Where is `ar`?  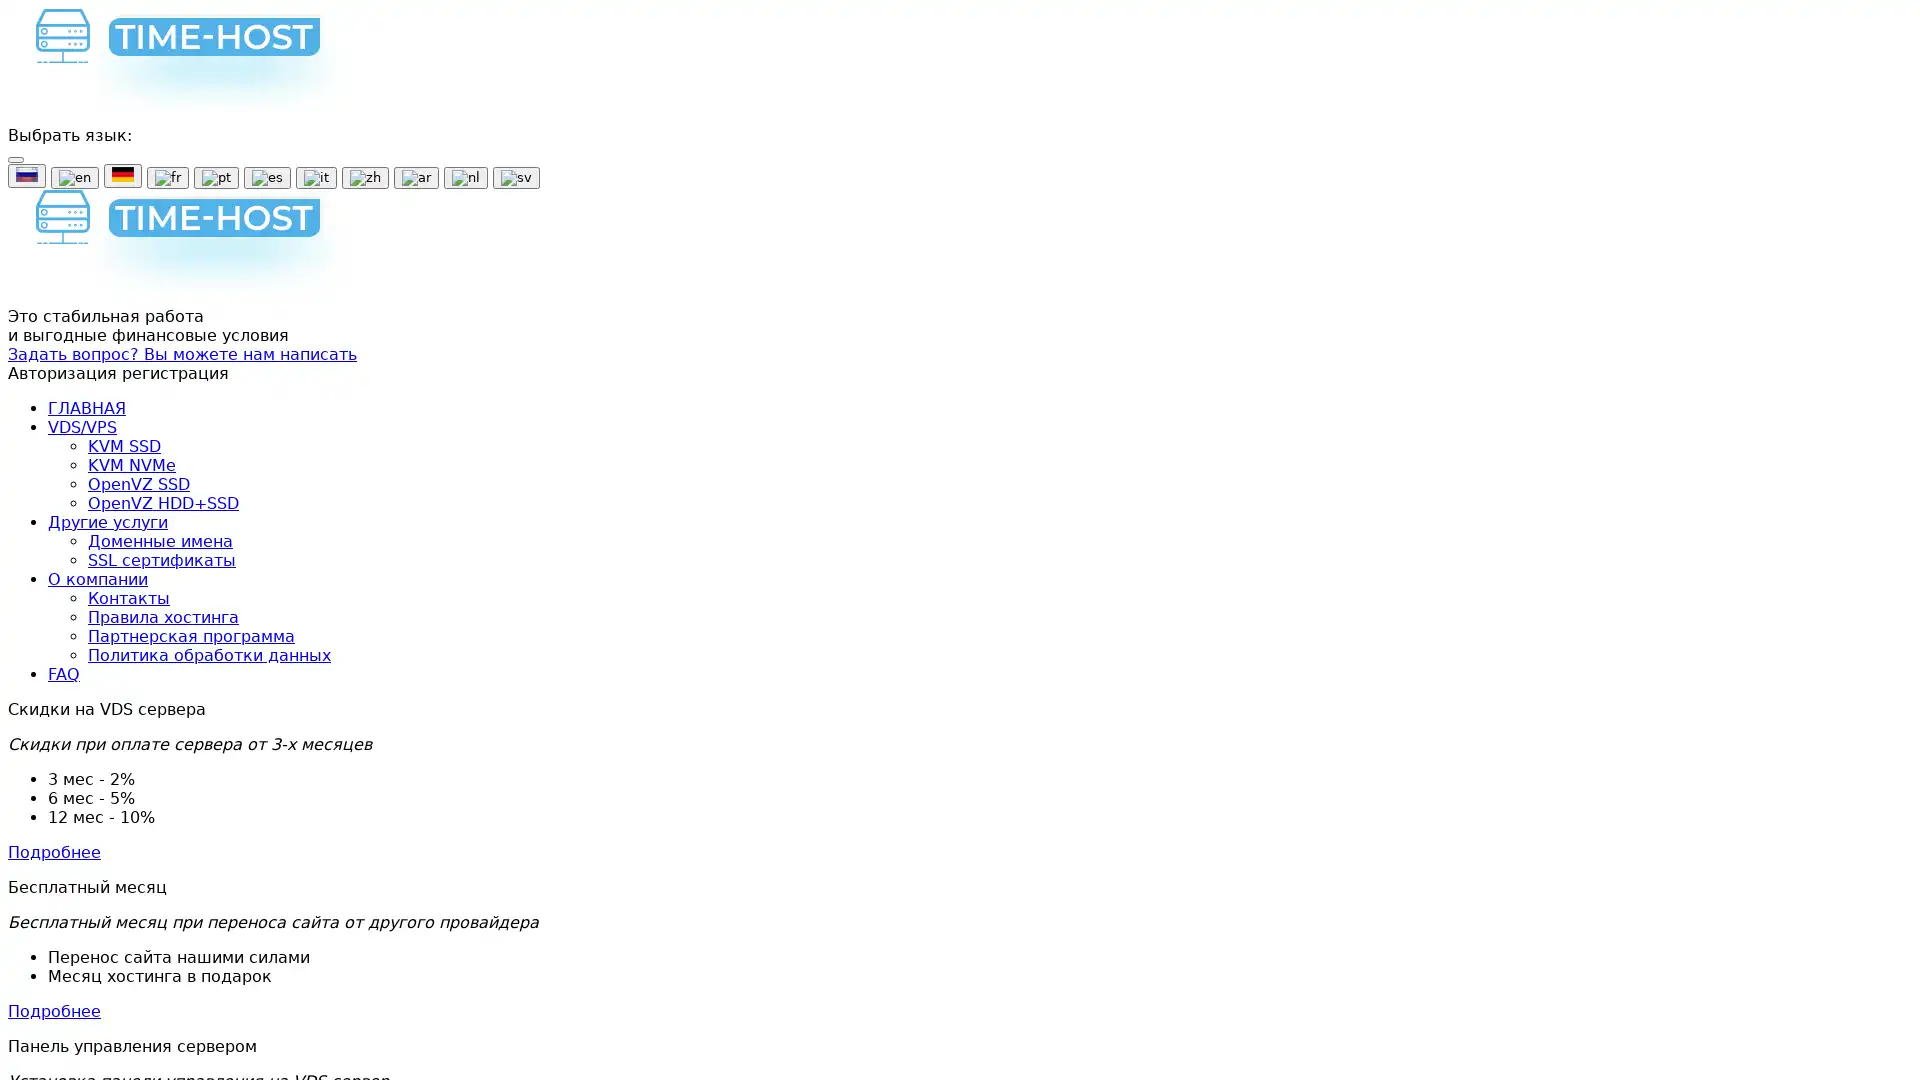 ar is located at coordinates (415, 176).